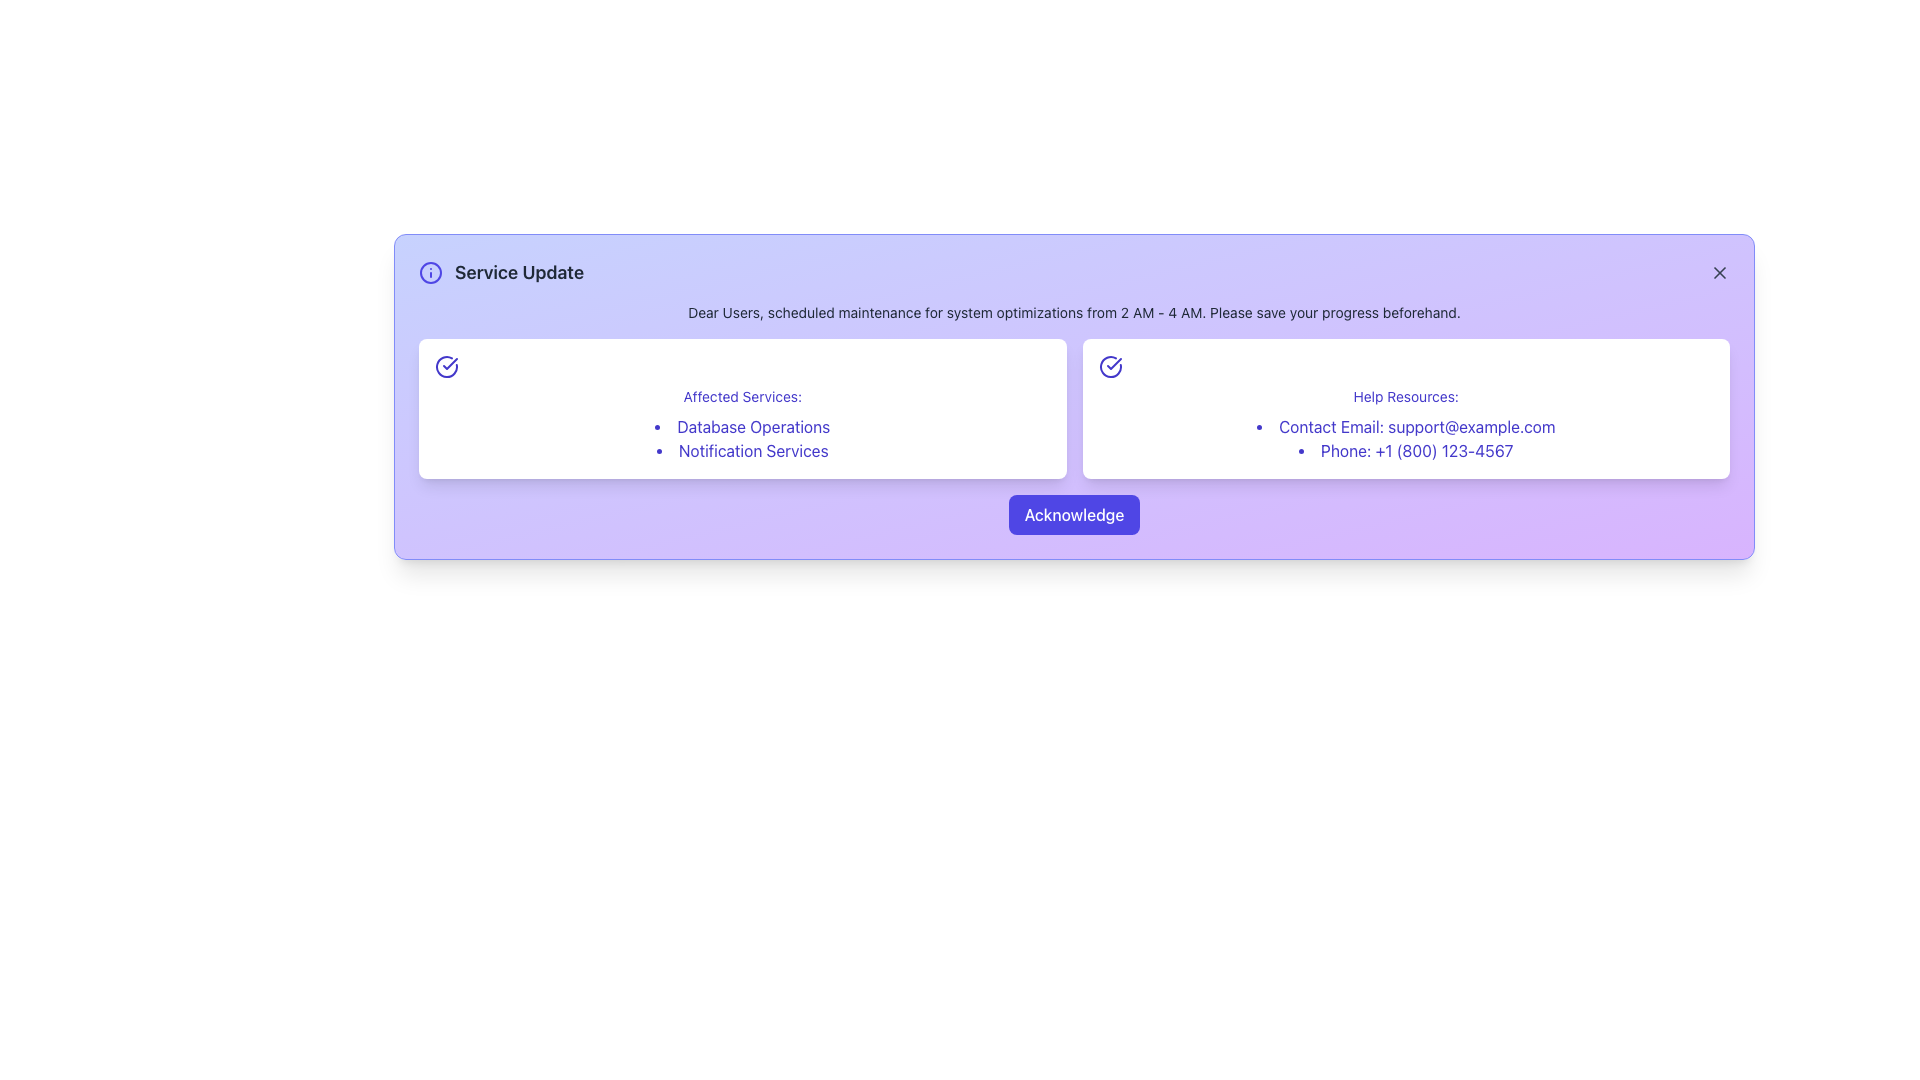  Describe the element at coordinates (1073, 312) in the screenshot. I see `the text element that informs users of scheduled maintenance, located within the notification card below the title 'Service Update'` at that location.